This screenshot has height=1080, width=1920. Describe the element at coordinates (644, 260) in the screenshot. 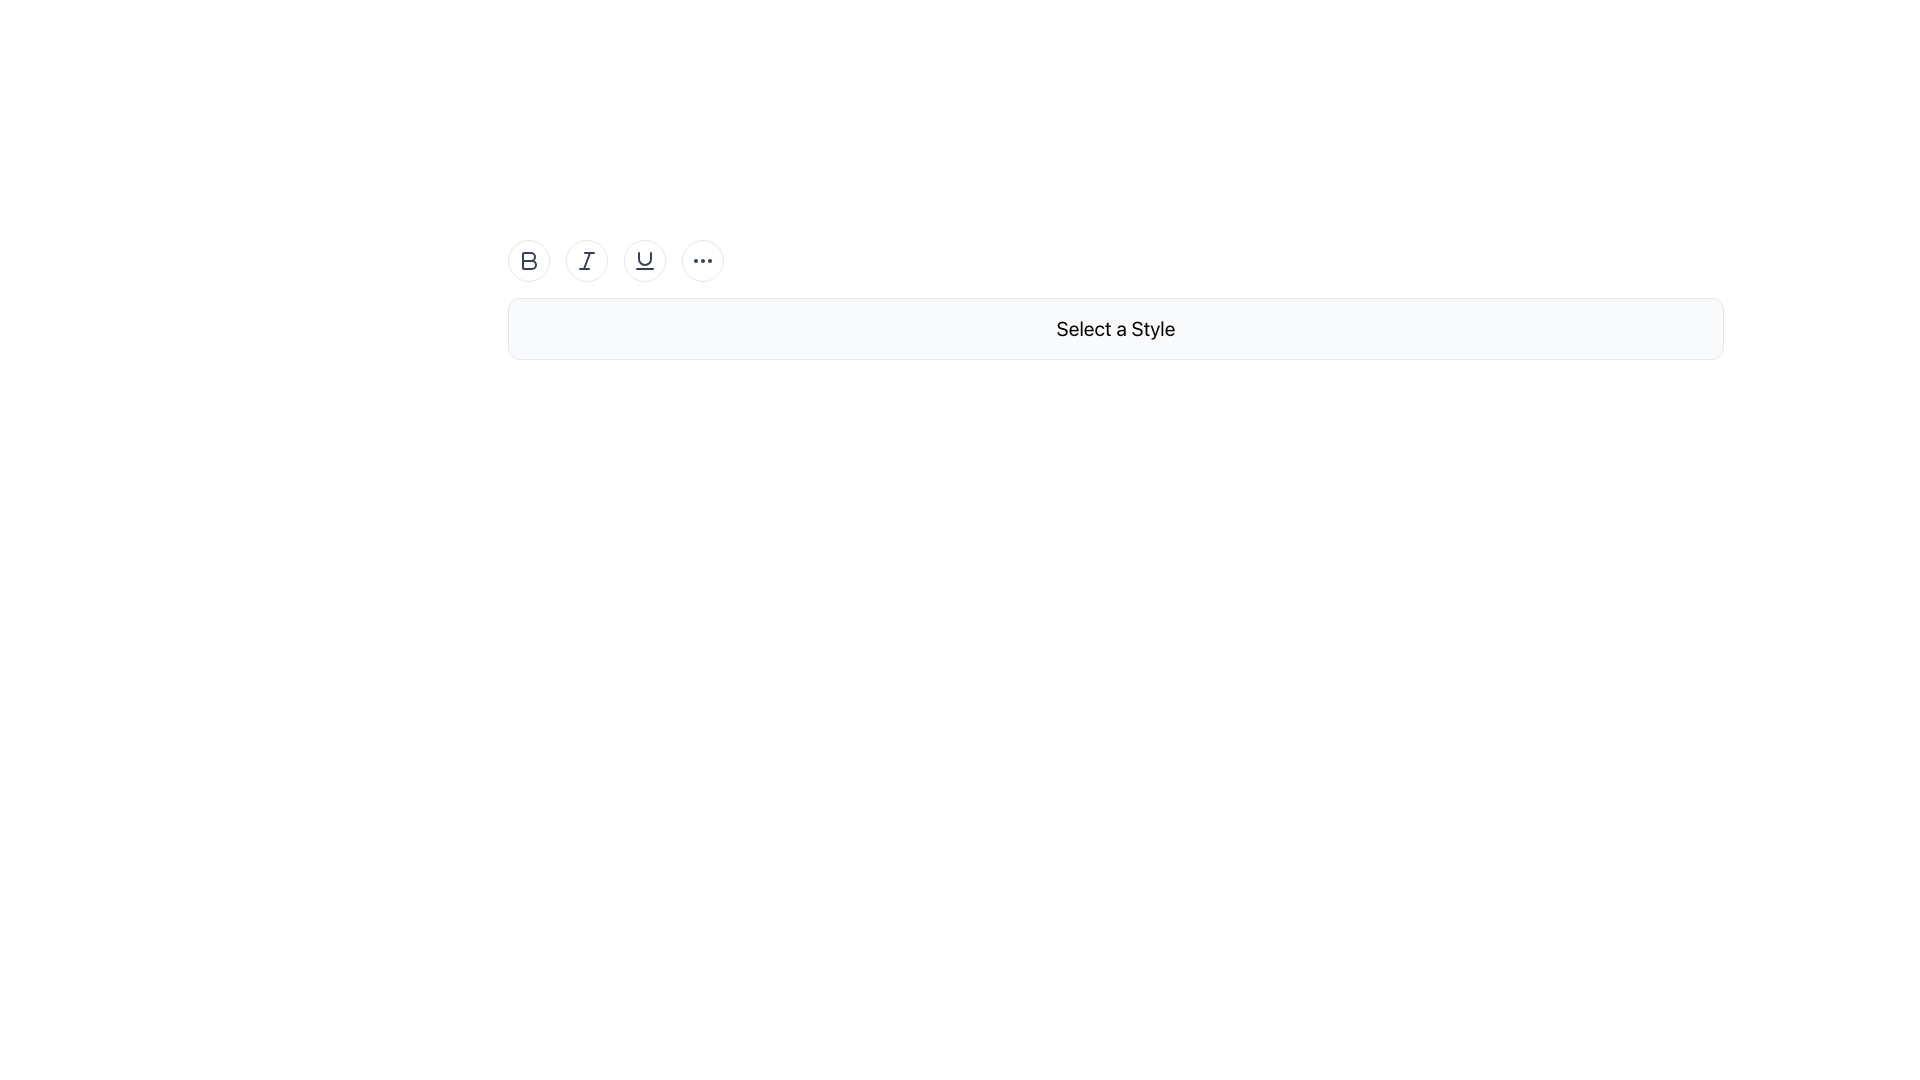

I see `the underline icon button located in the formatting toolbar` at that location.